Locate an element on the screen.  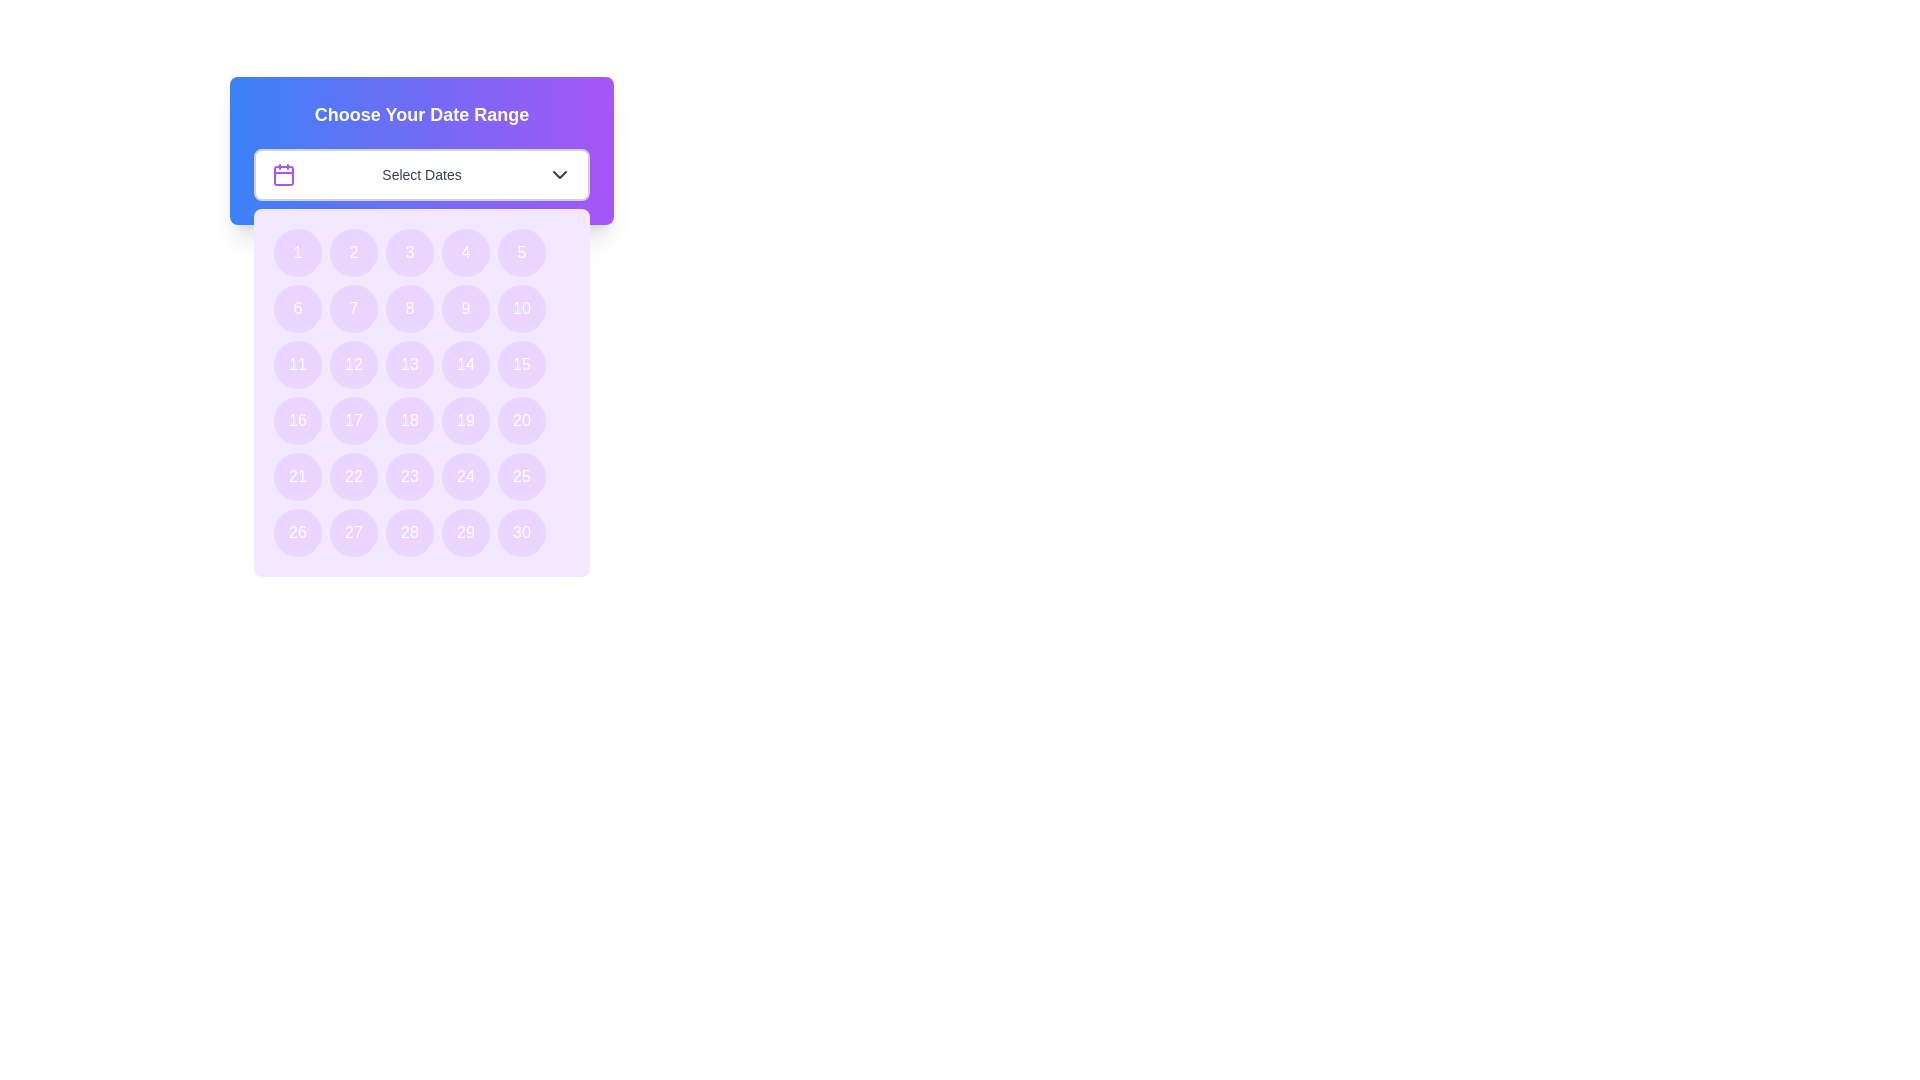
the Date Picker Grid is located at coordinates (421, 393).